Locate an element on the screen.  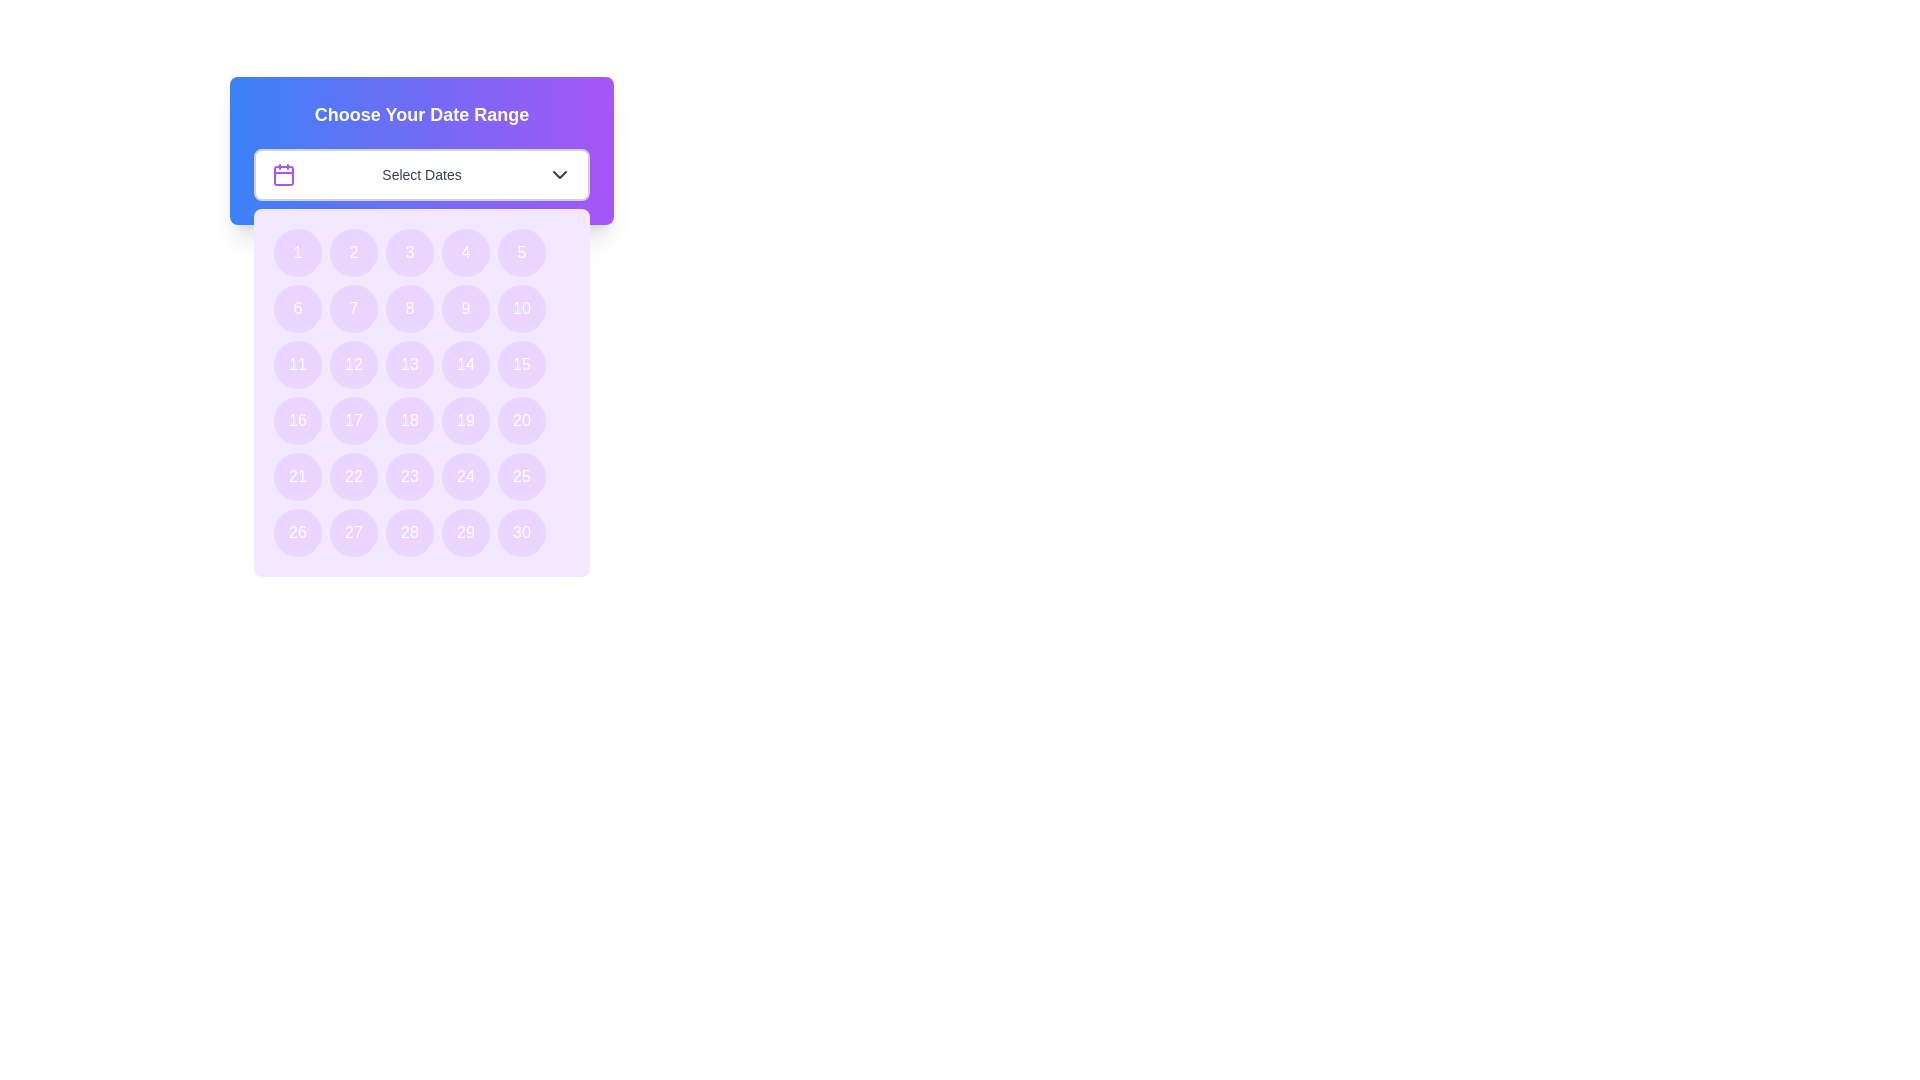
the Date Picker Grid is located at coordinates (421, 393).